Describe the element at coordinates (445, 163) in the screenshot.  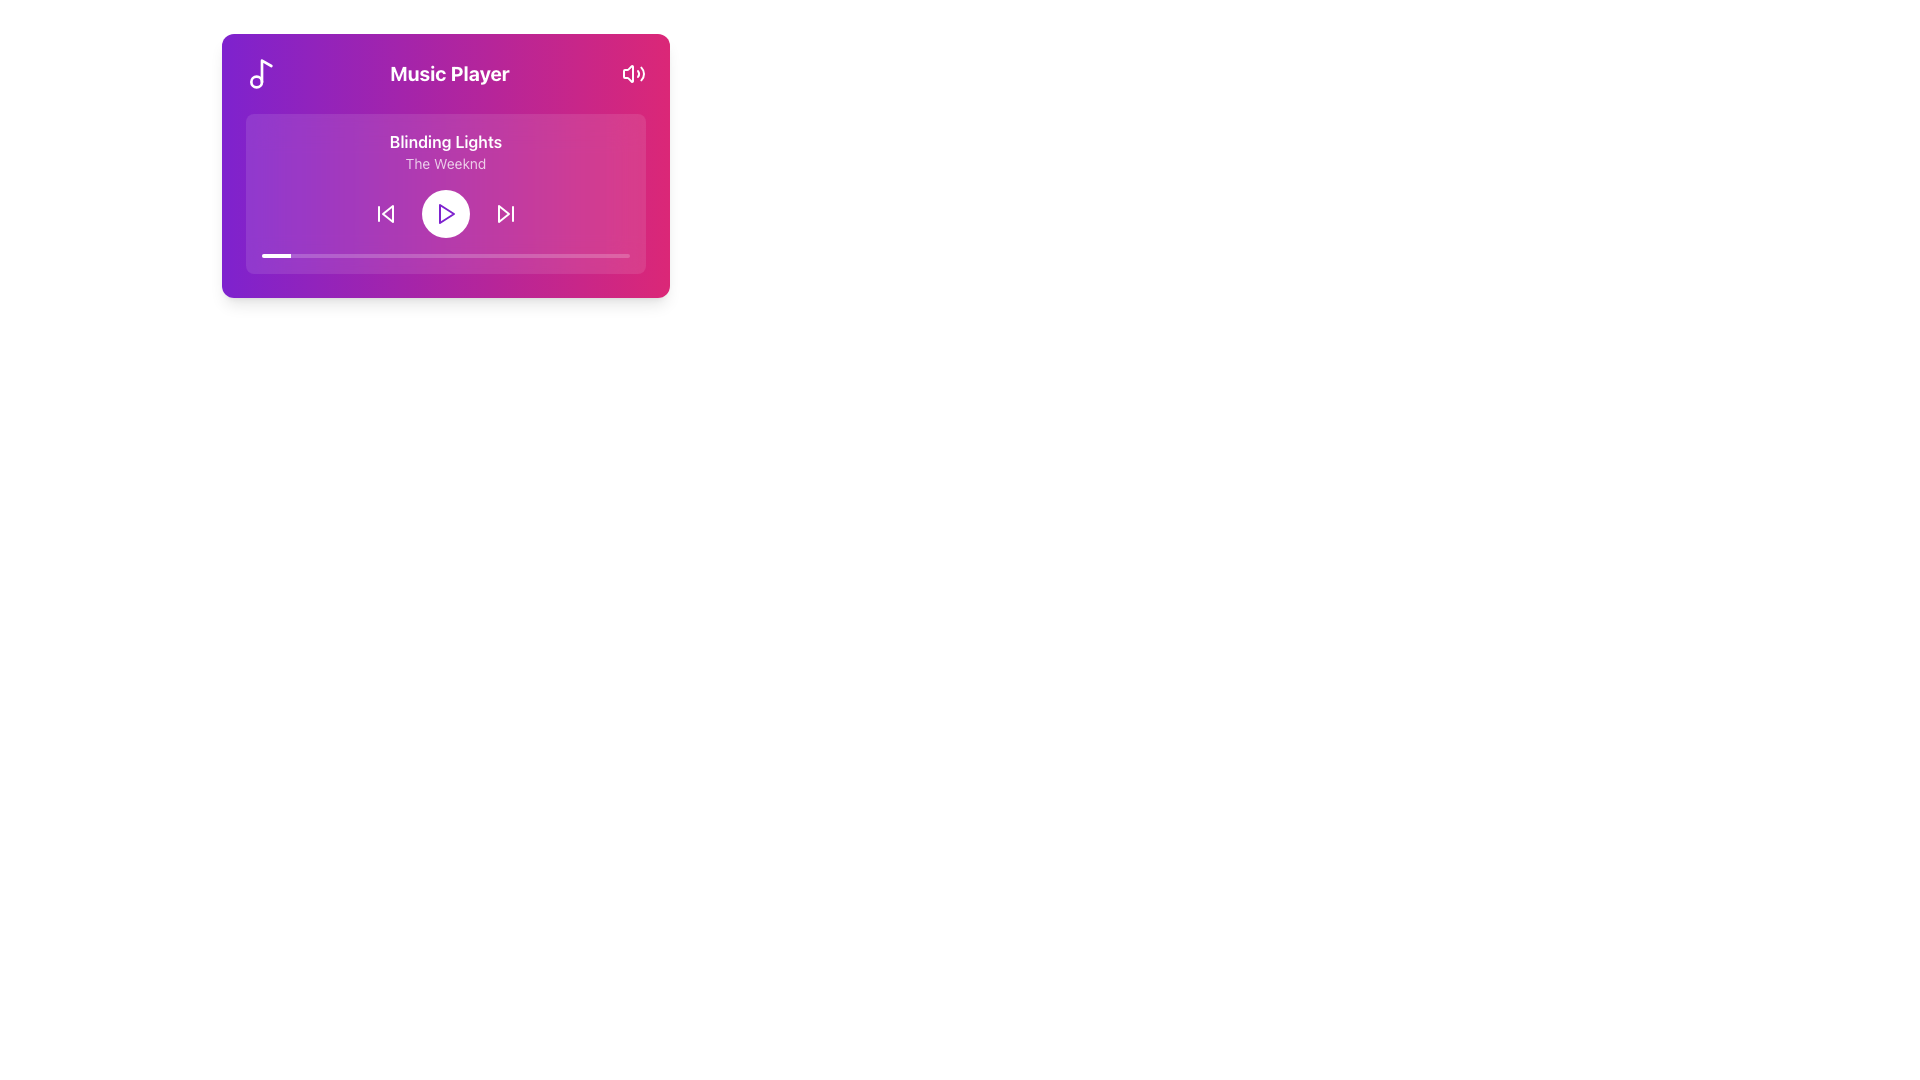
I see `the static text label displaying 'The Weeknd', which is located directly below the song title 'Blinding Lights' in the music player interface` at that location.